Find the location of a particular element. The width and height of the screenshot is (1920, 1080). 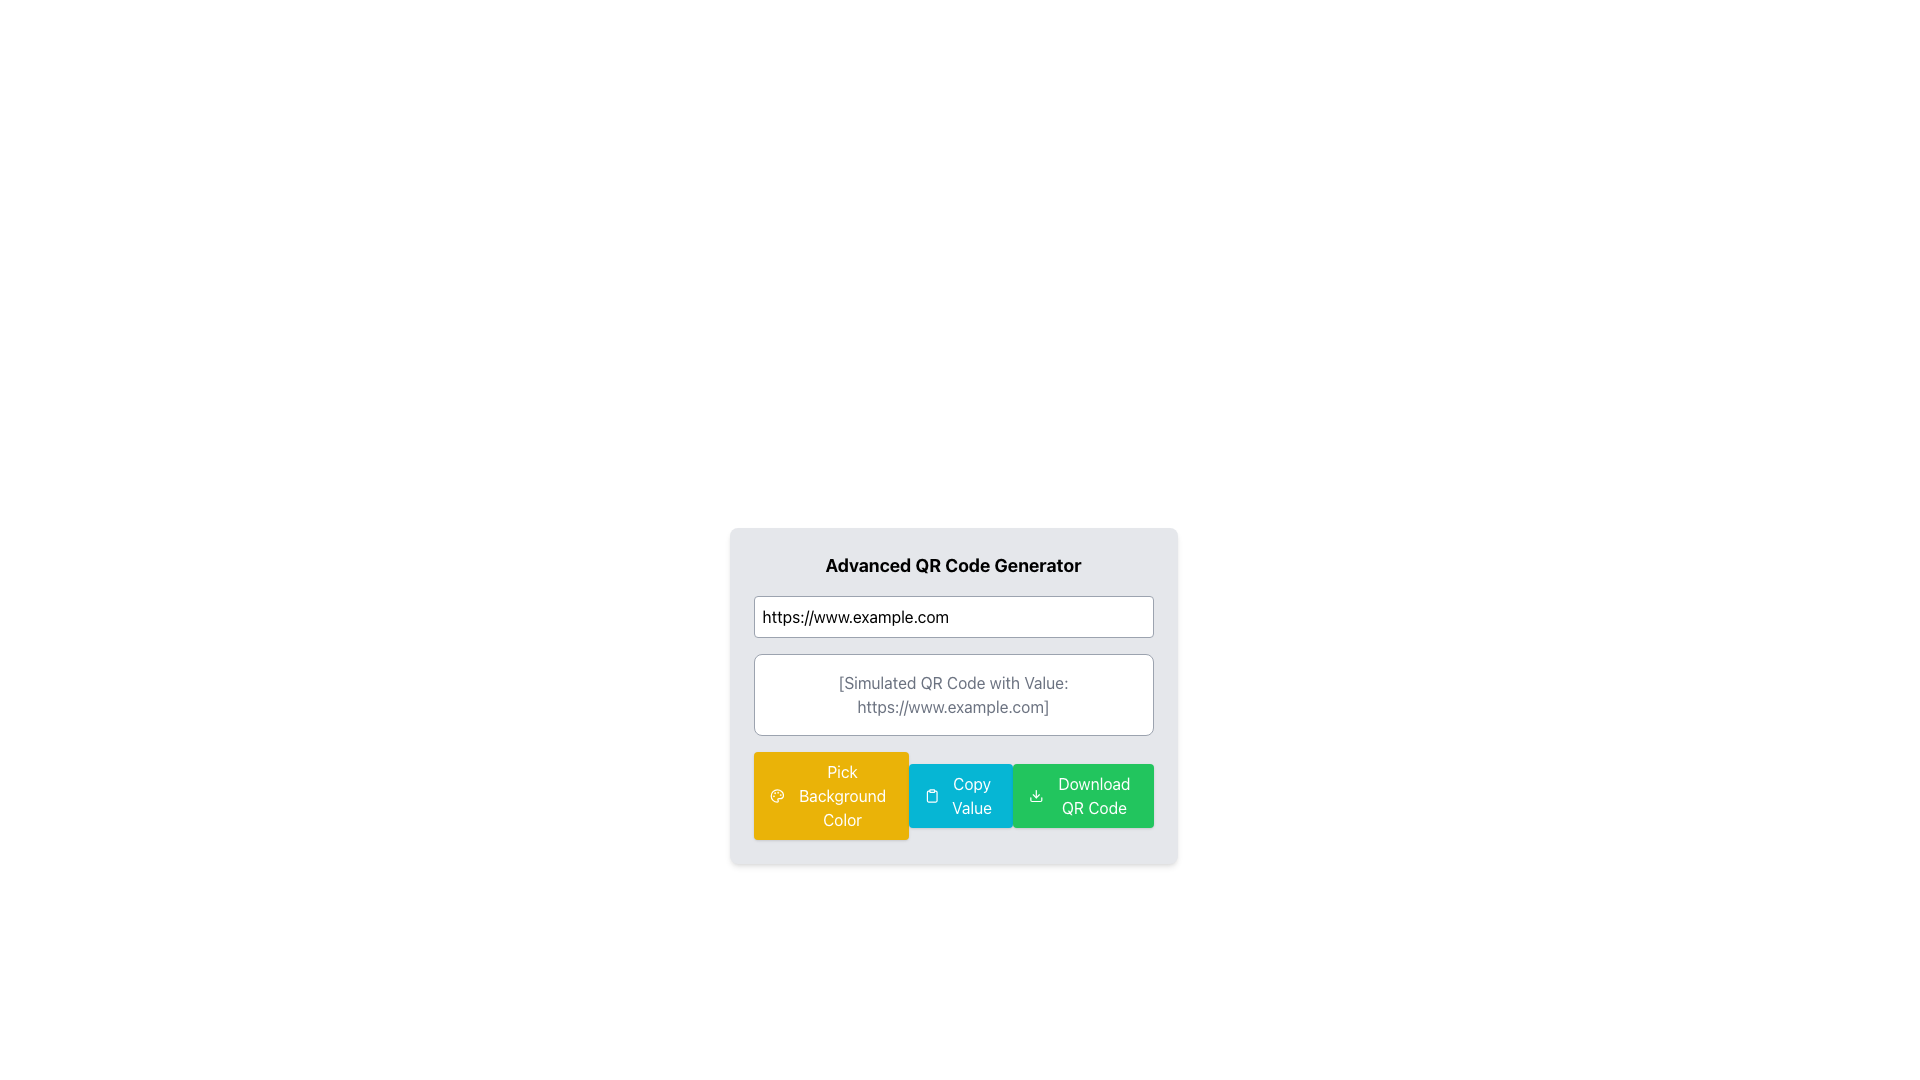

the green rectangular button labeled 'Download QR Code' is located at coordinates (1082, 794).